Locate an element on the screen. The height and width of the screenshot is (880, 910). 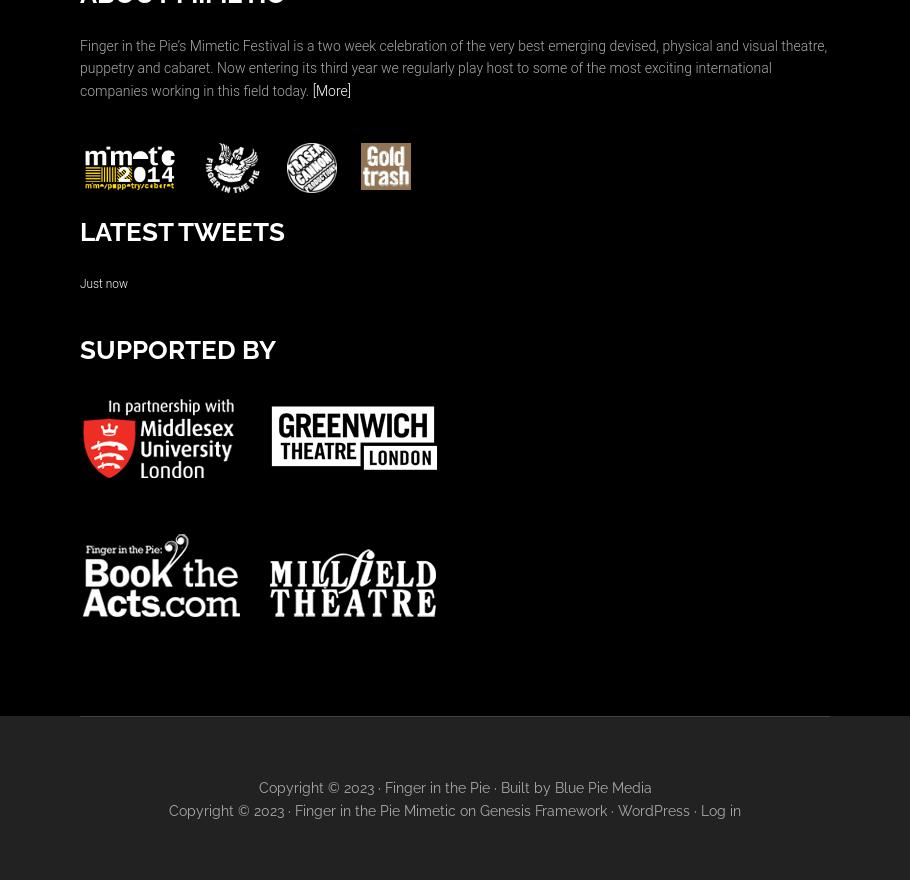
'Finger in the Pie’s Mimetic Festival is a two week celebration of the very best emerging devised, physical and visual theatre, puppetry and cabaret. Now entering its third year we regularly play host to some of the most exciting international companies working in this field today.' is located at coordinates (453, 68).